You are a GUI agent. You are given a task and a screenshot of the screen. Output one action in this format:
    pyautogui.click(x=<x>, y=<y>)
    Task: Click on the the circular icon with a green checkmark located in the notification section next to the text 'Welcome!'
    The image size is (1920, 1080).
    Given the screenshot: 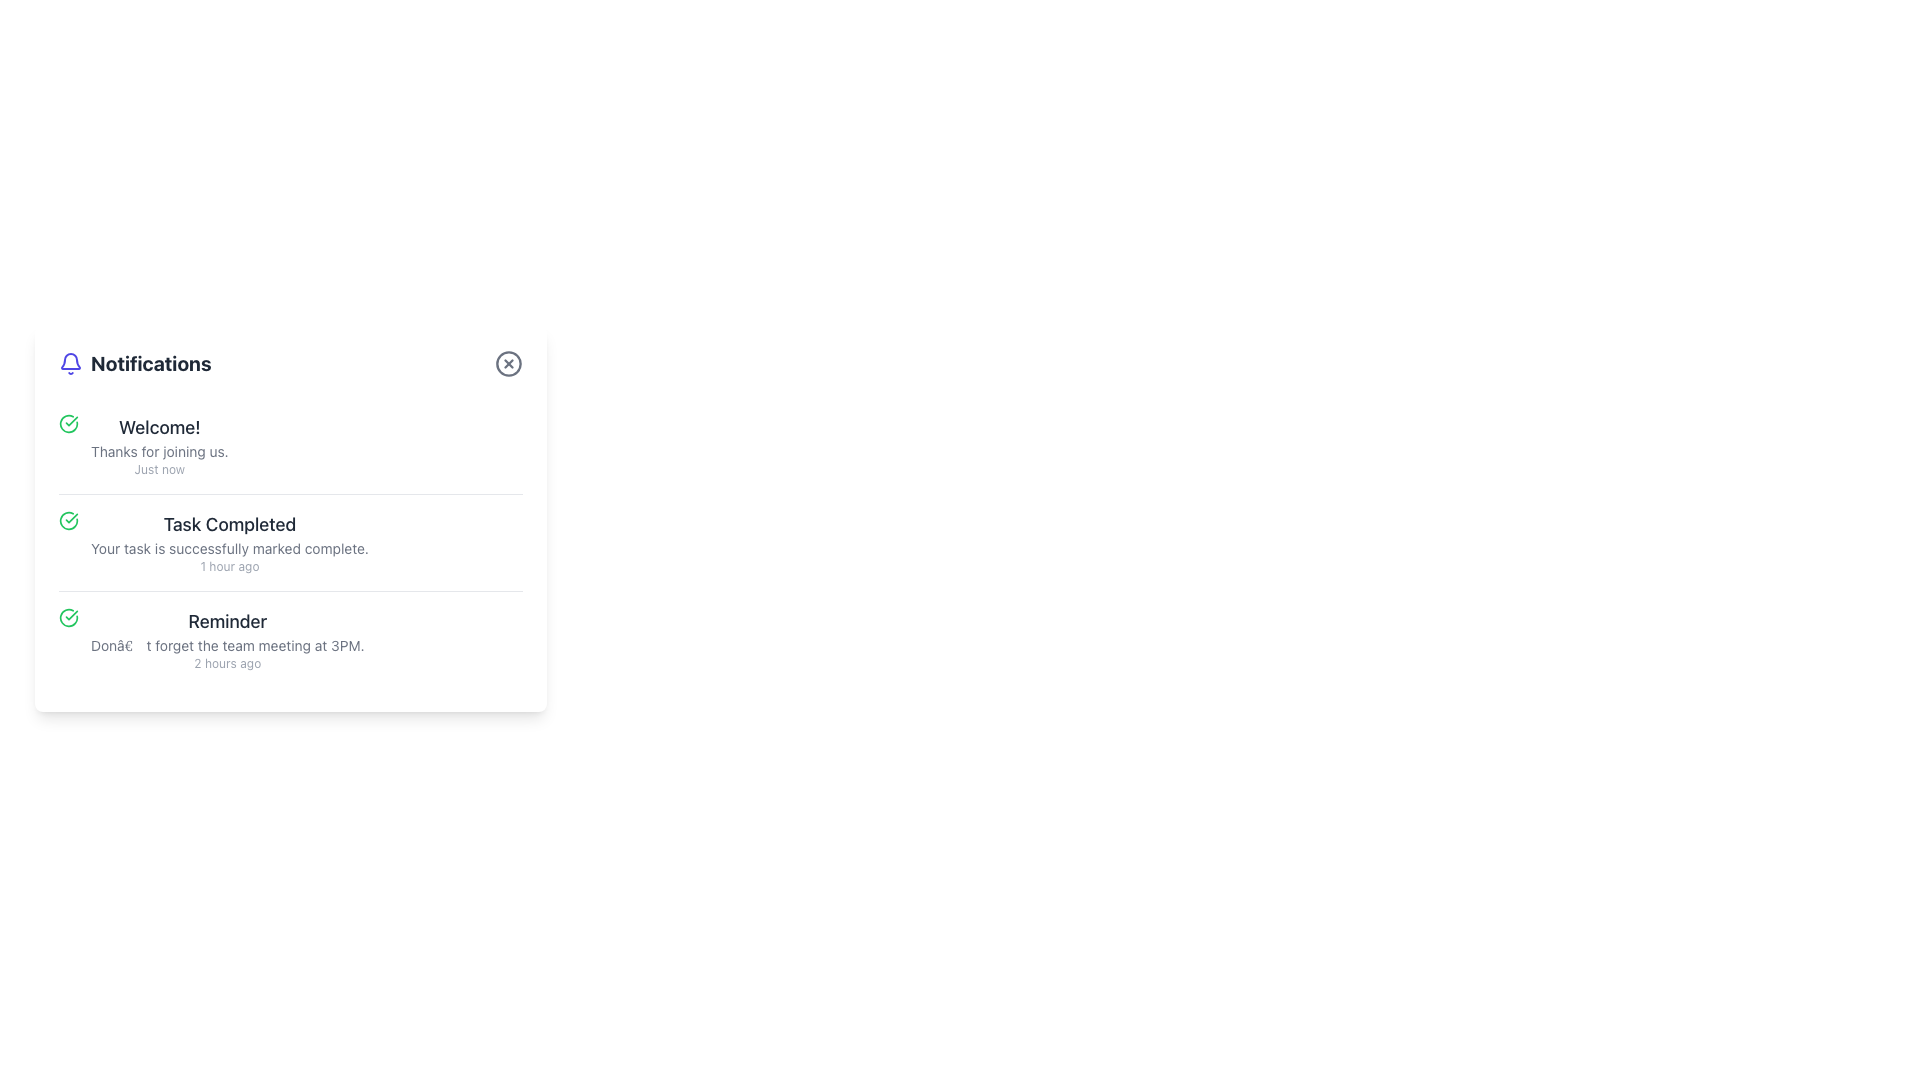 What is the action you would take?
    pyautogui.click(x=68, y=423)
    